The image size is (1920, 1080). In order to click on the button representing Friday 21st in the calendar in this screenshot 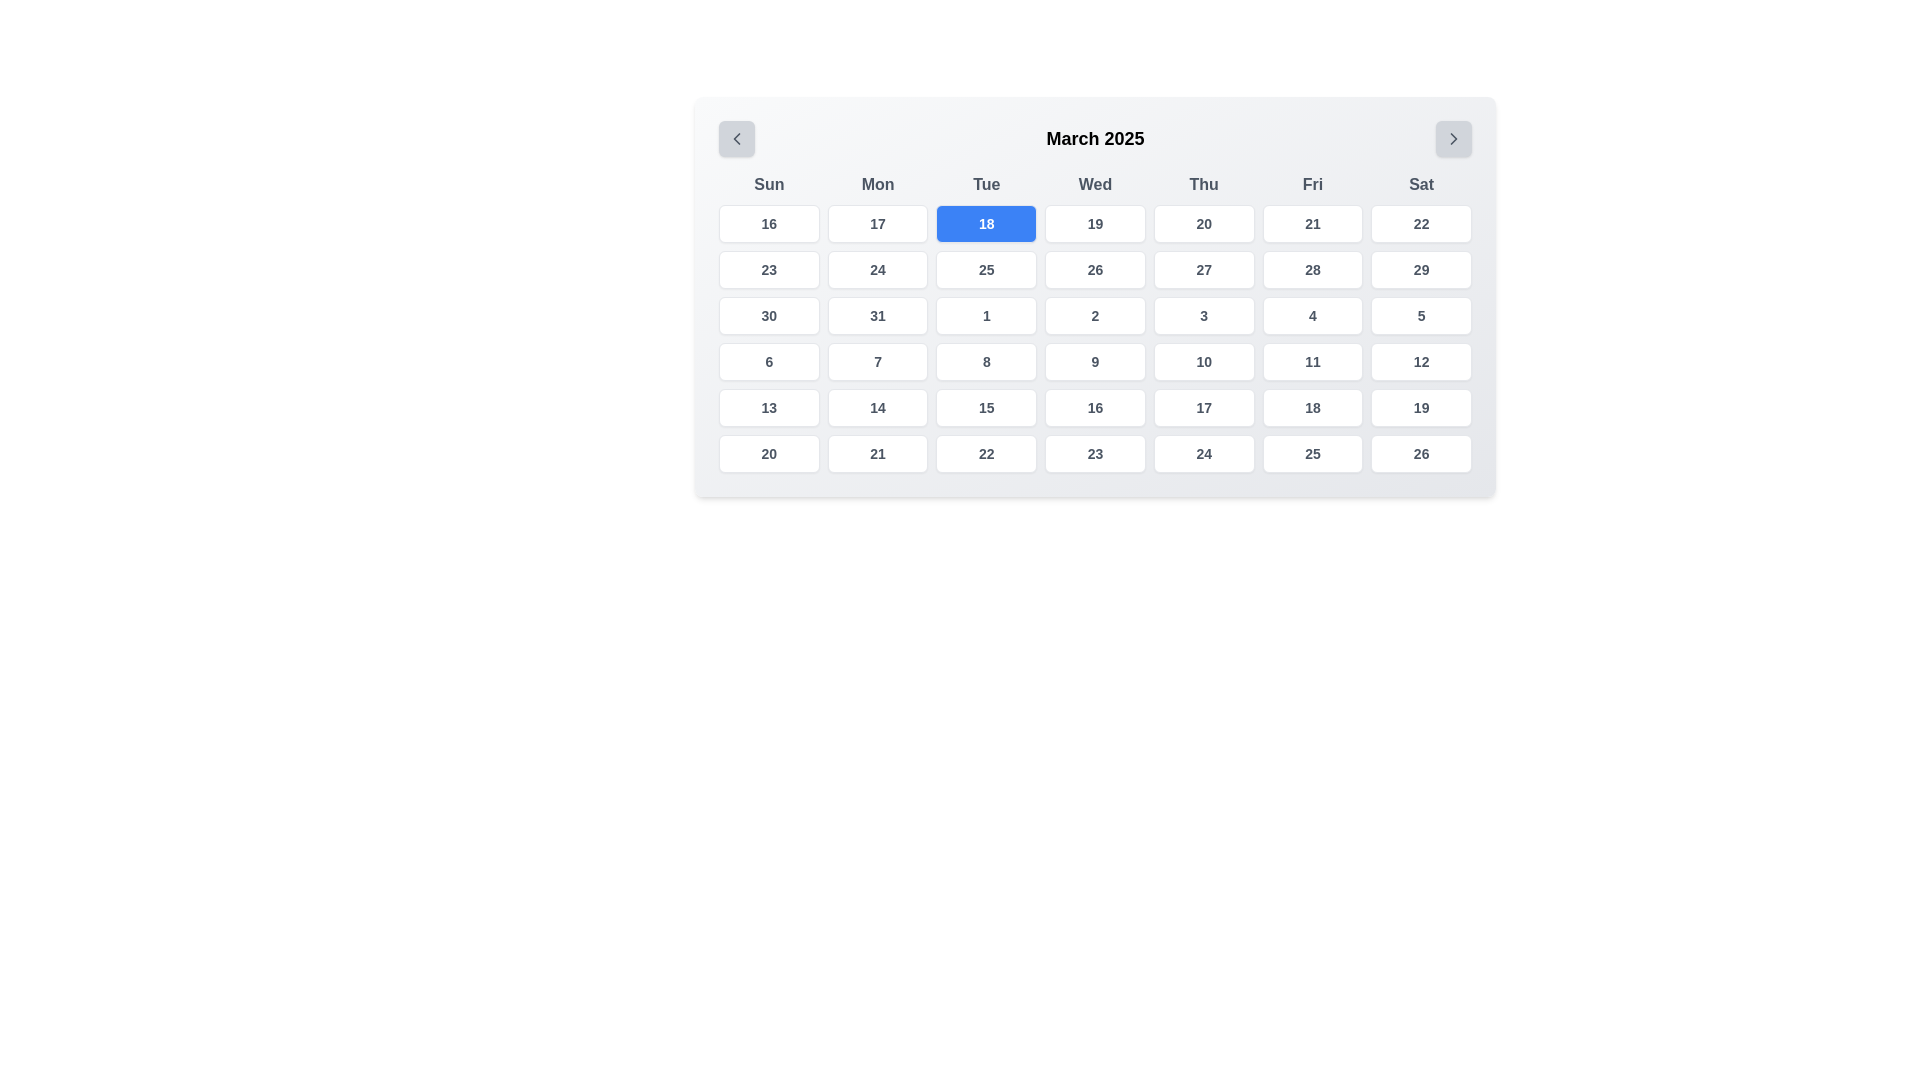, I will do `click(1312, 223)`.